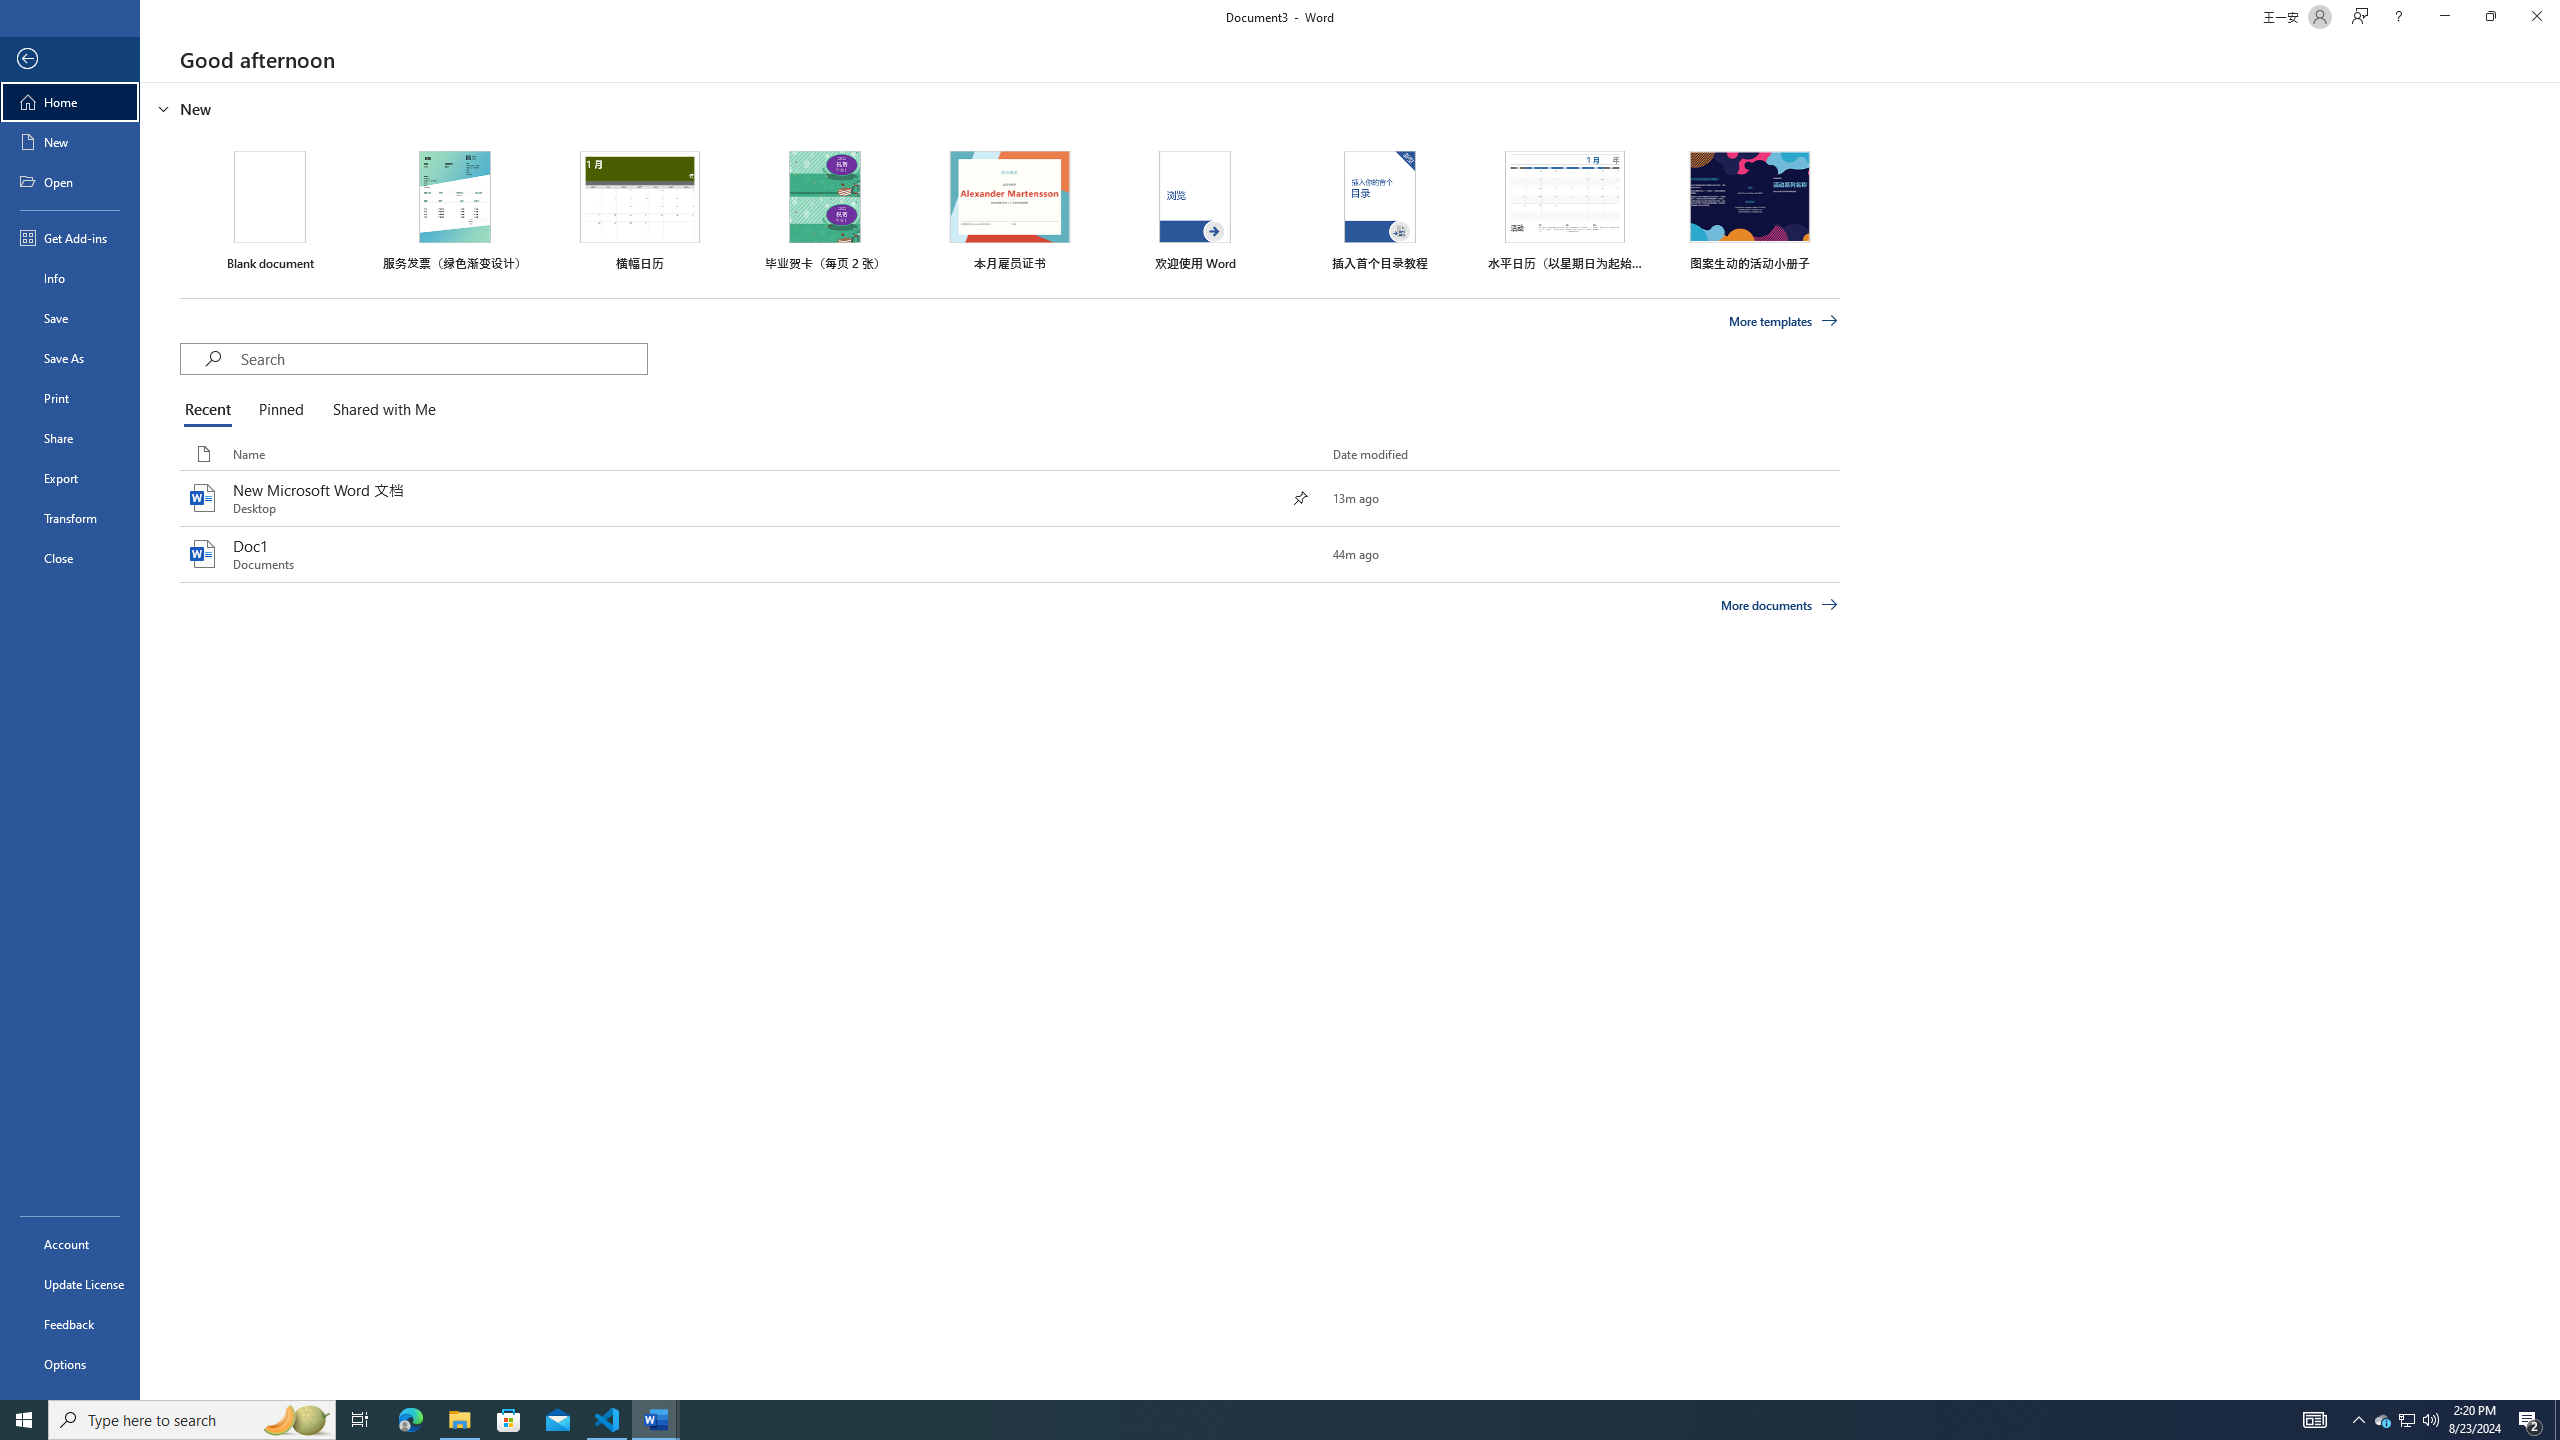  What do you see at coordinates (1778, 604) in the screenshot?
I see `'More documents'` at bounding box center [1778, 604].